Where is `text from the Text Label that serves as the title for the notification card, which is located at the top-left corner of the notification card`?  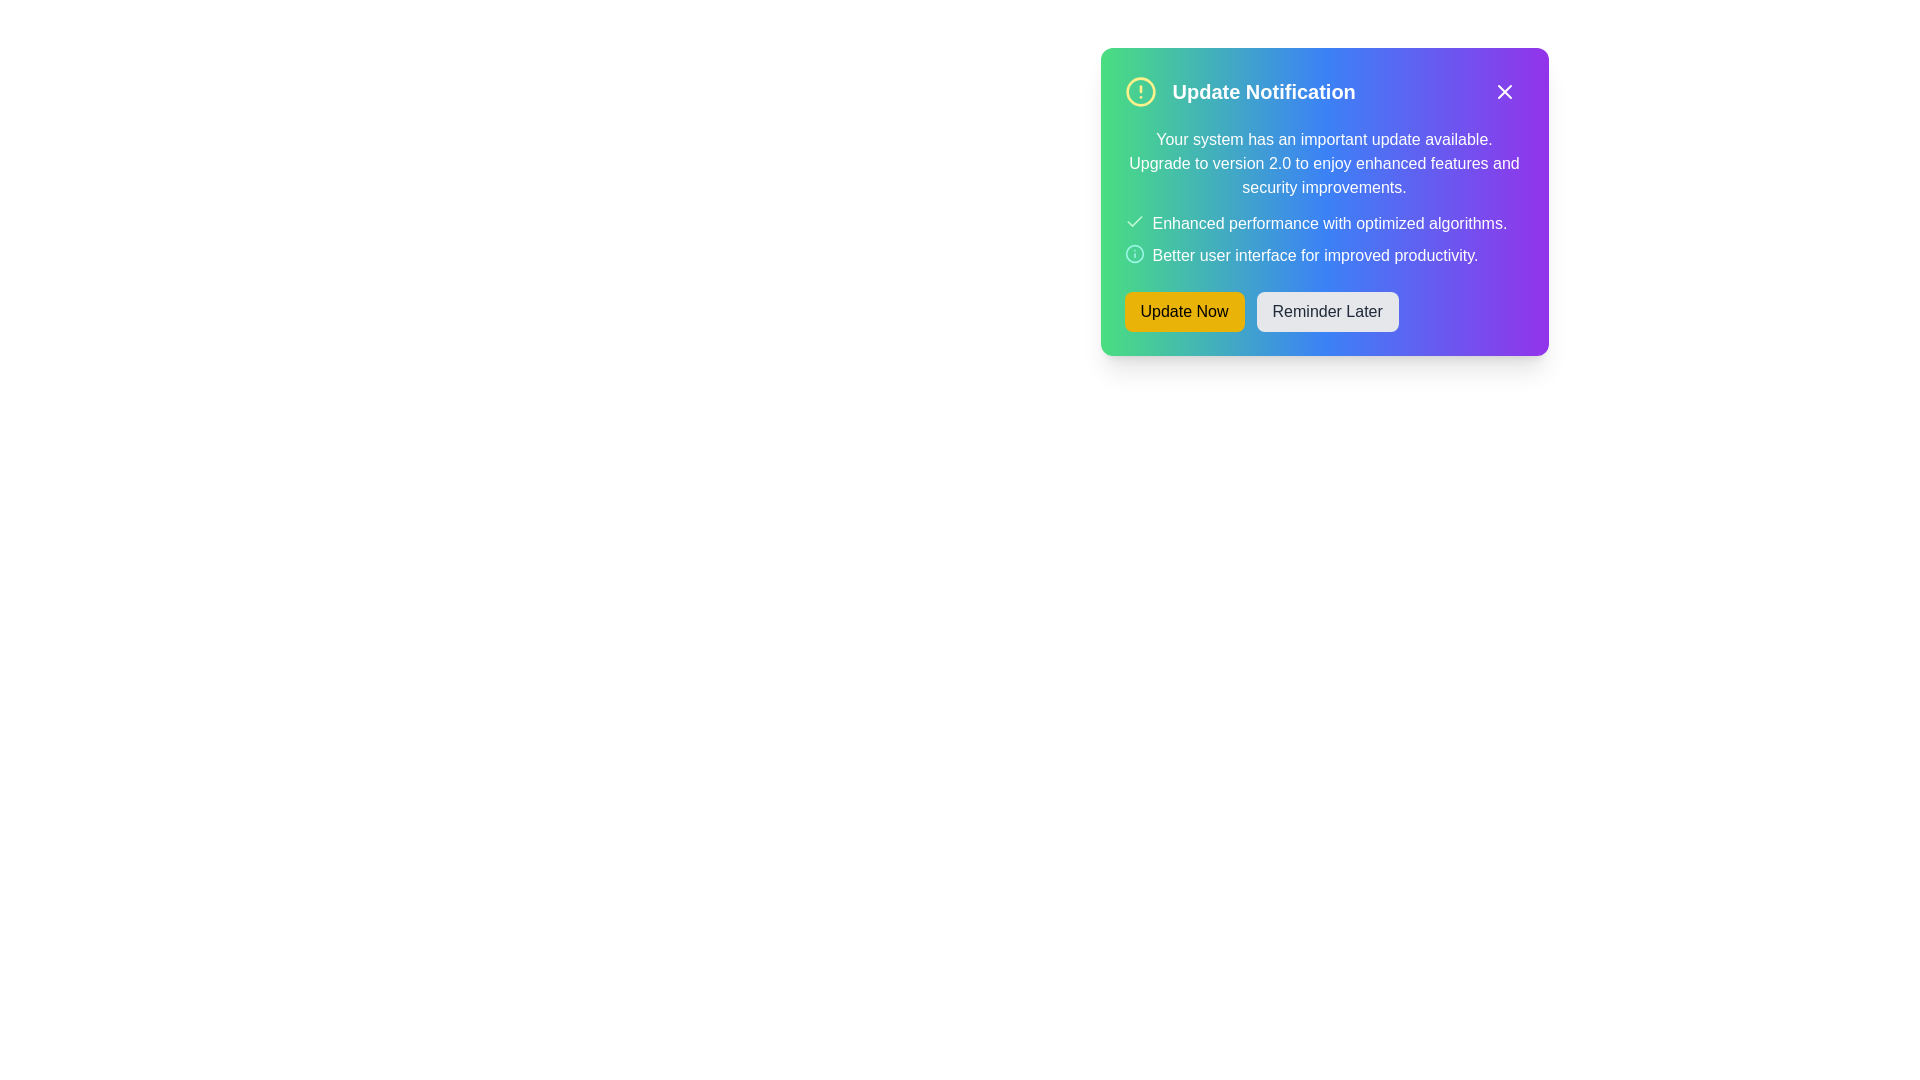 text from the Text Label that serves as the title for the notification card, which is located at the top-left corner of the notification card is located at coordinates (1263, 92).